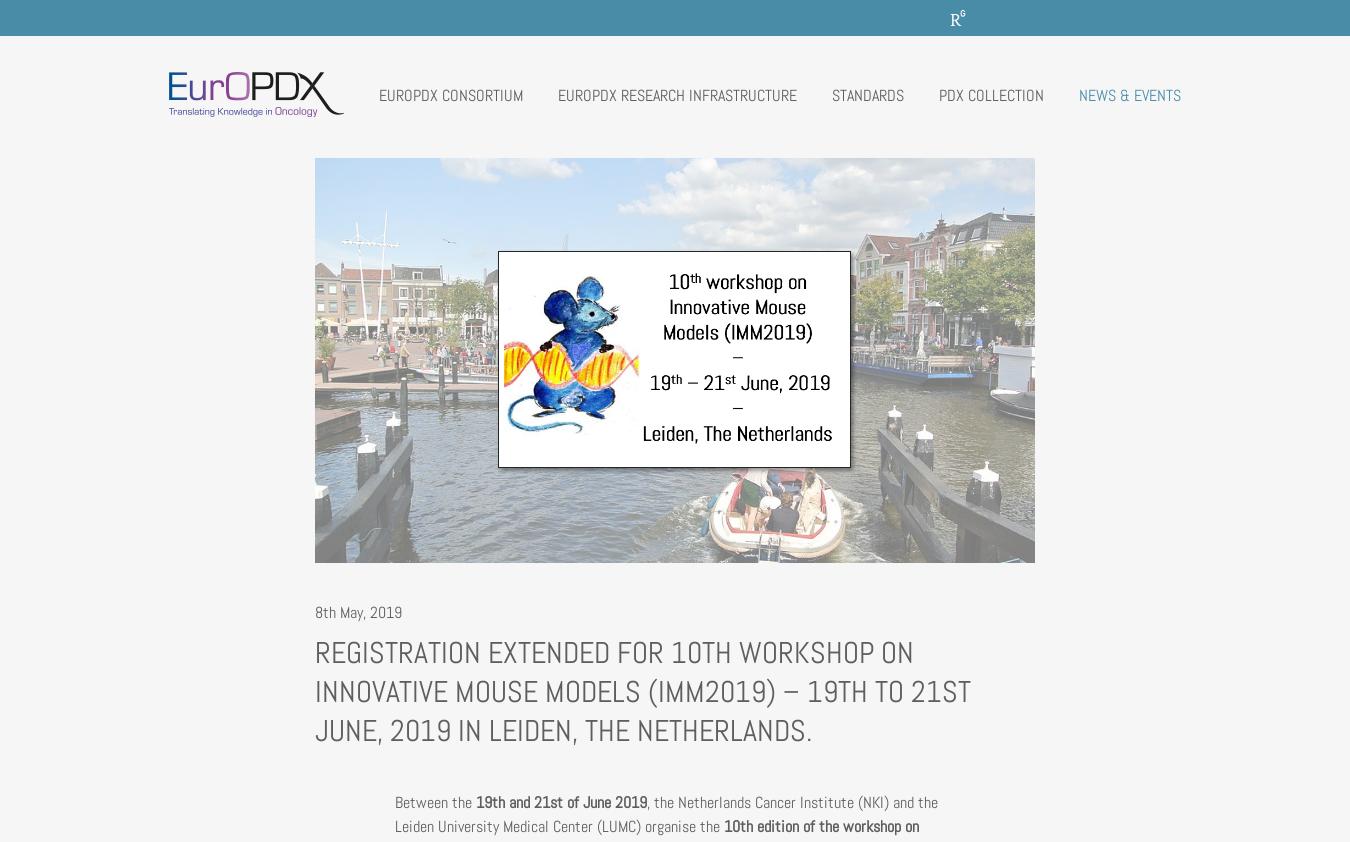  What do you see at coordinates (450, 94) in the screenshot?
I see `'EurOPDX consortium'` at bounding box center [450, 94].